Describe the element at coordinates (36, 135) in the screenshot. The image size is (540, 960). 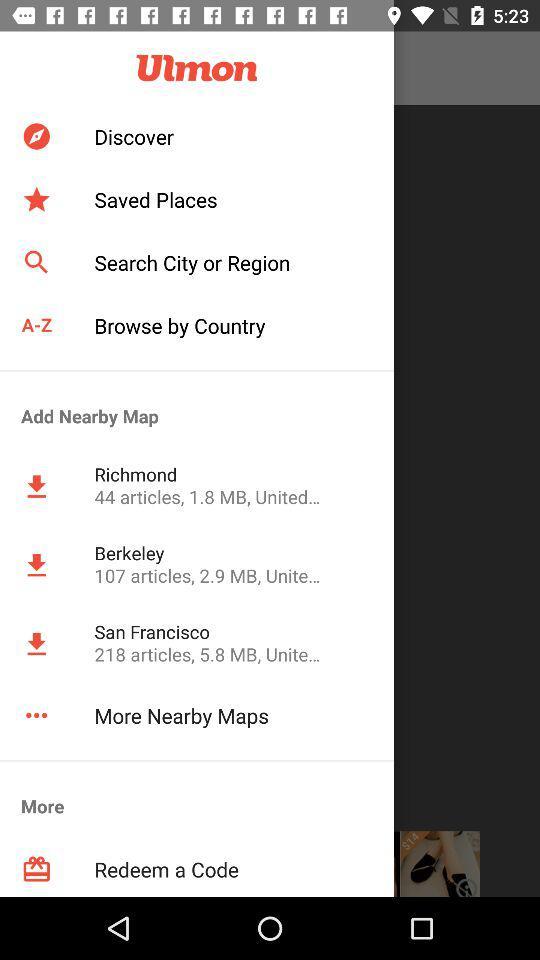
I see `the icon on left to the discover button on the web page` at that location.